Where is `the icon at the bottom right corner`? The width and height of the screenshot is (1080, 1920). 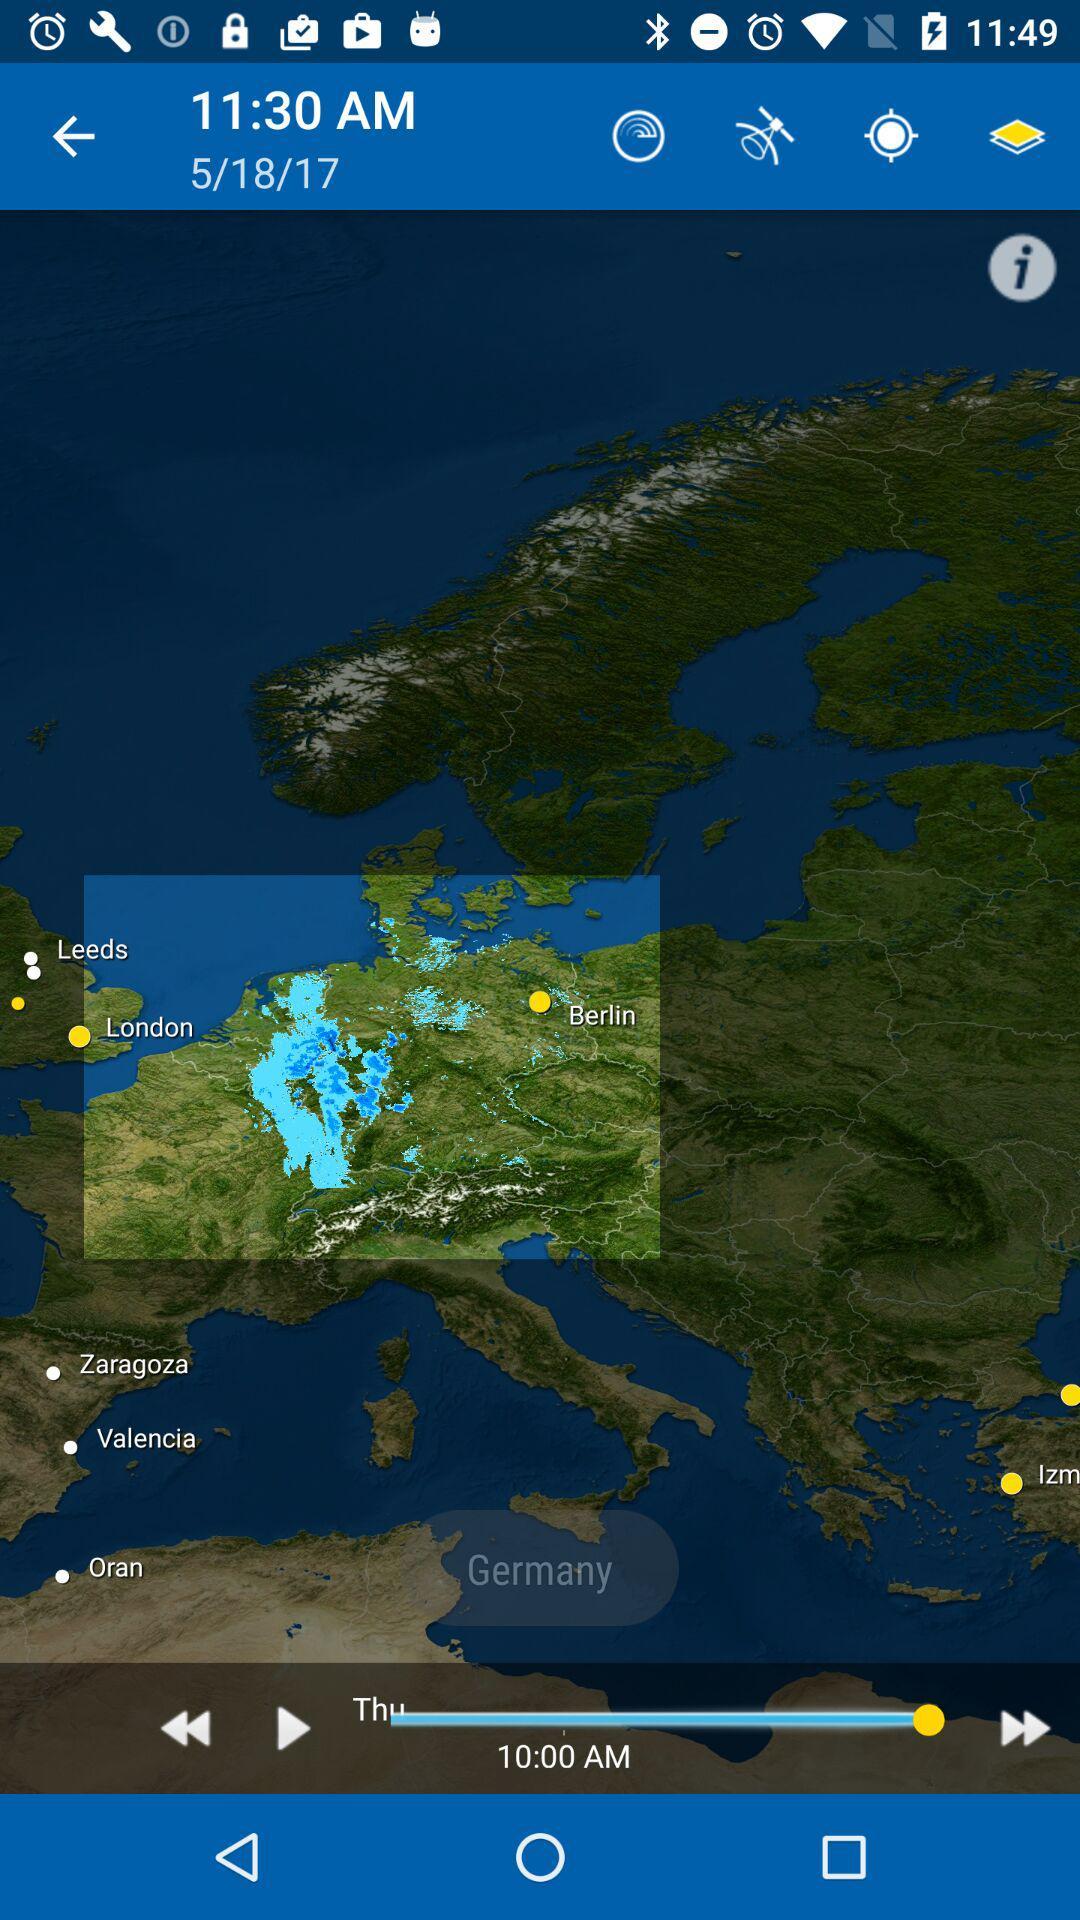
the icon at the bottom right corner is located at coordinates (1025, 1727).